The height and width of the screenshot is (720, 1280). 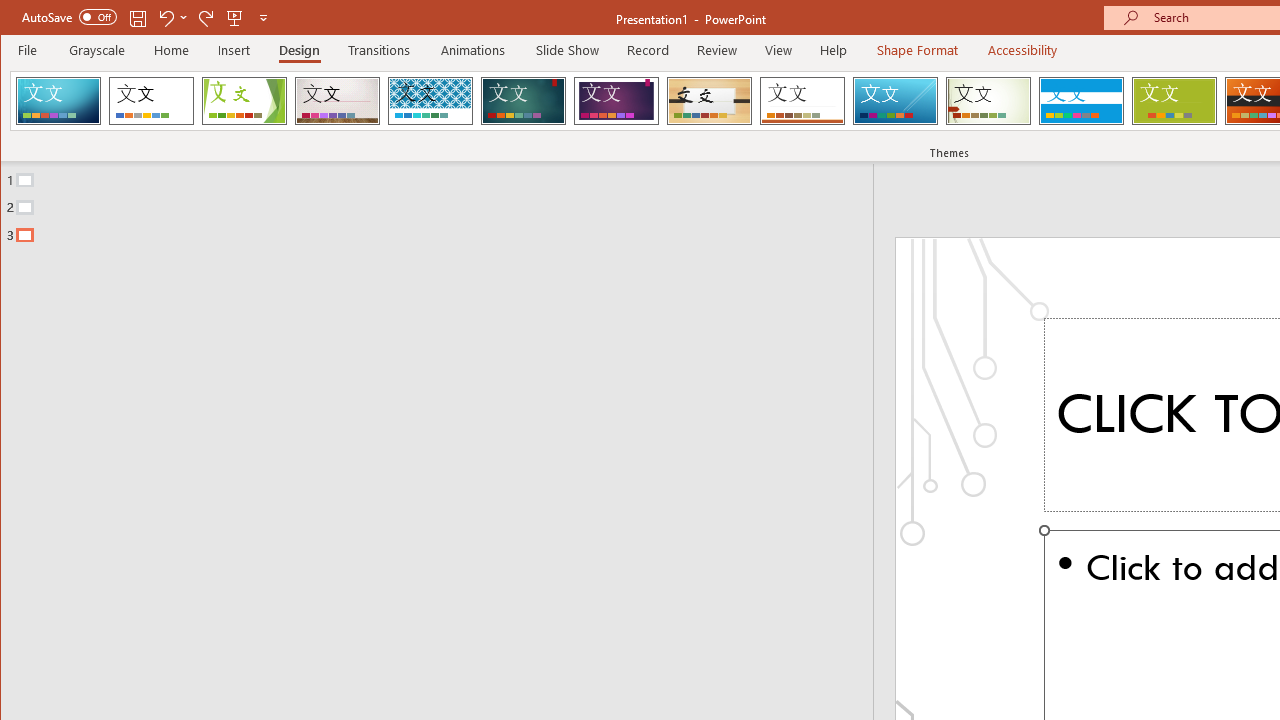 What do you see at coordinates (802, 100) in the screenshot?
I see `'Retrospect'` at bounding box center [802, 100].